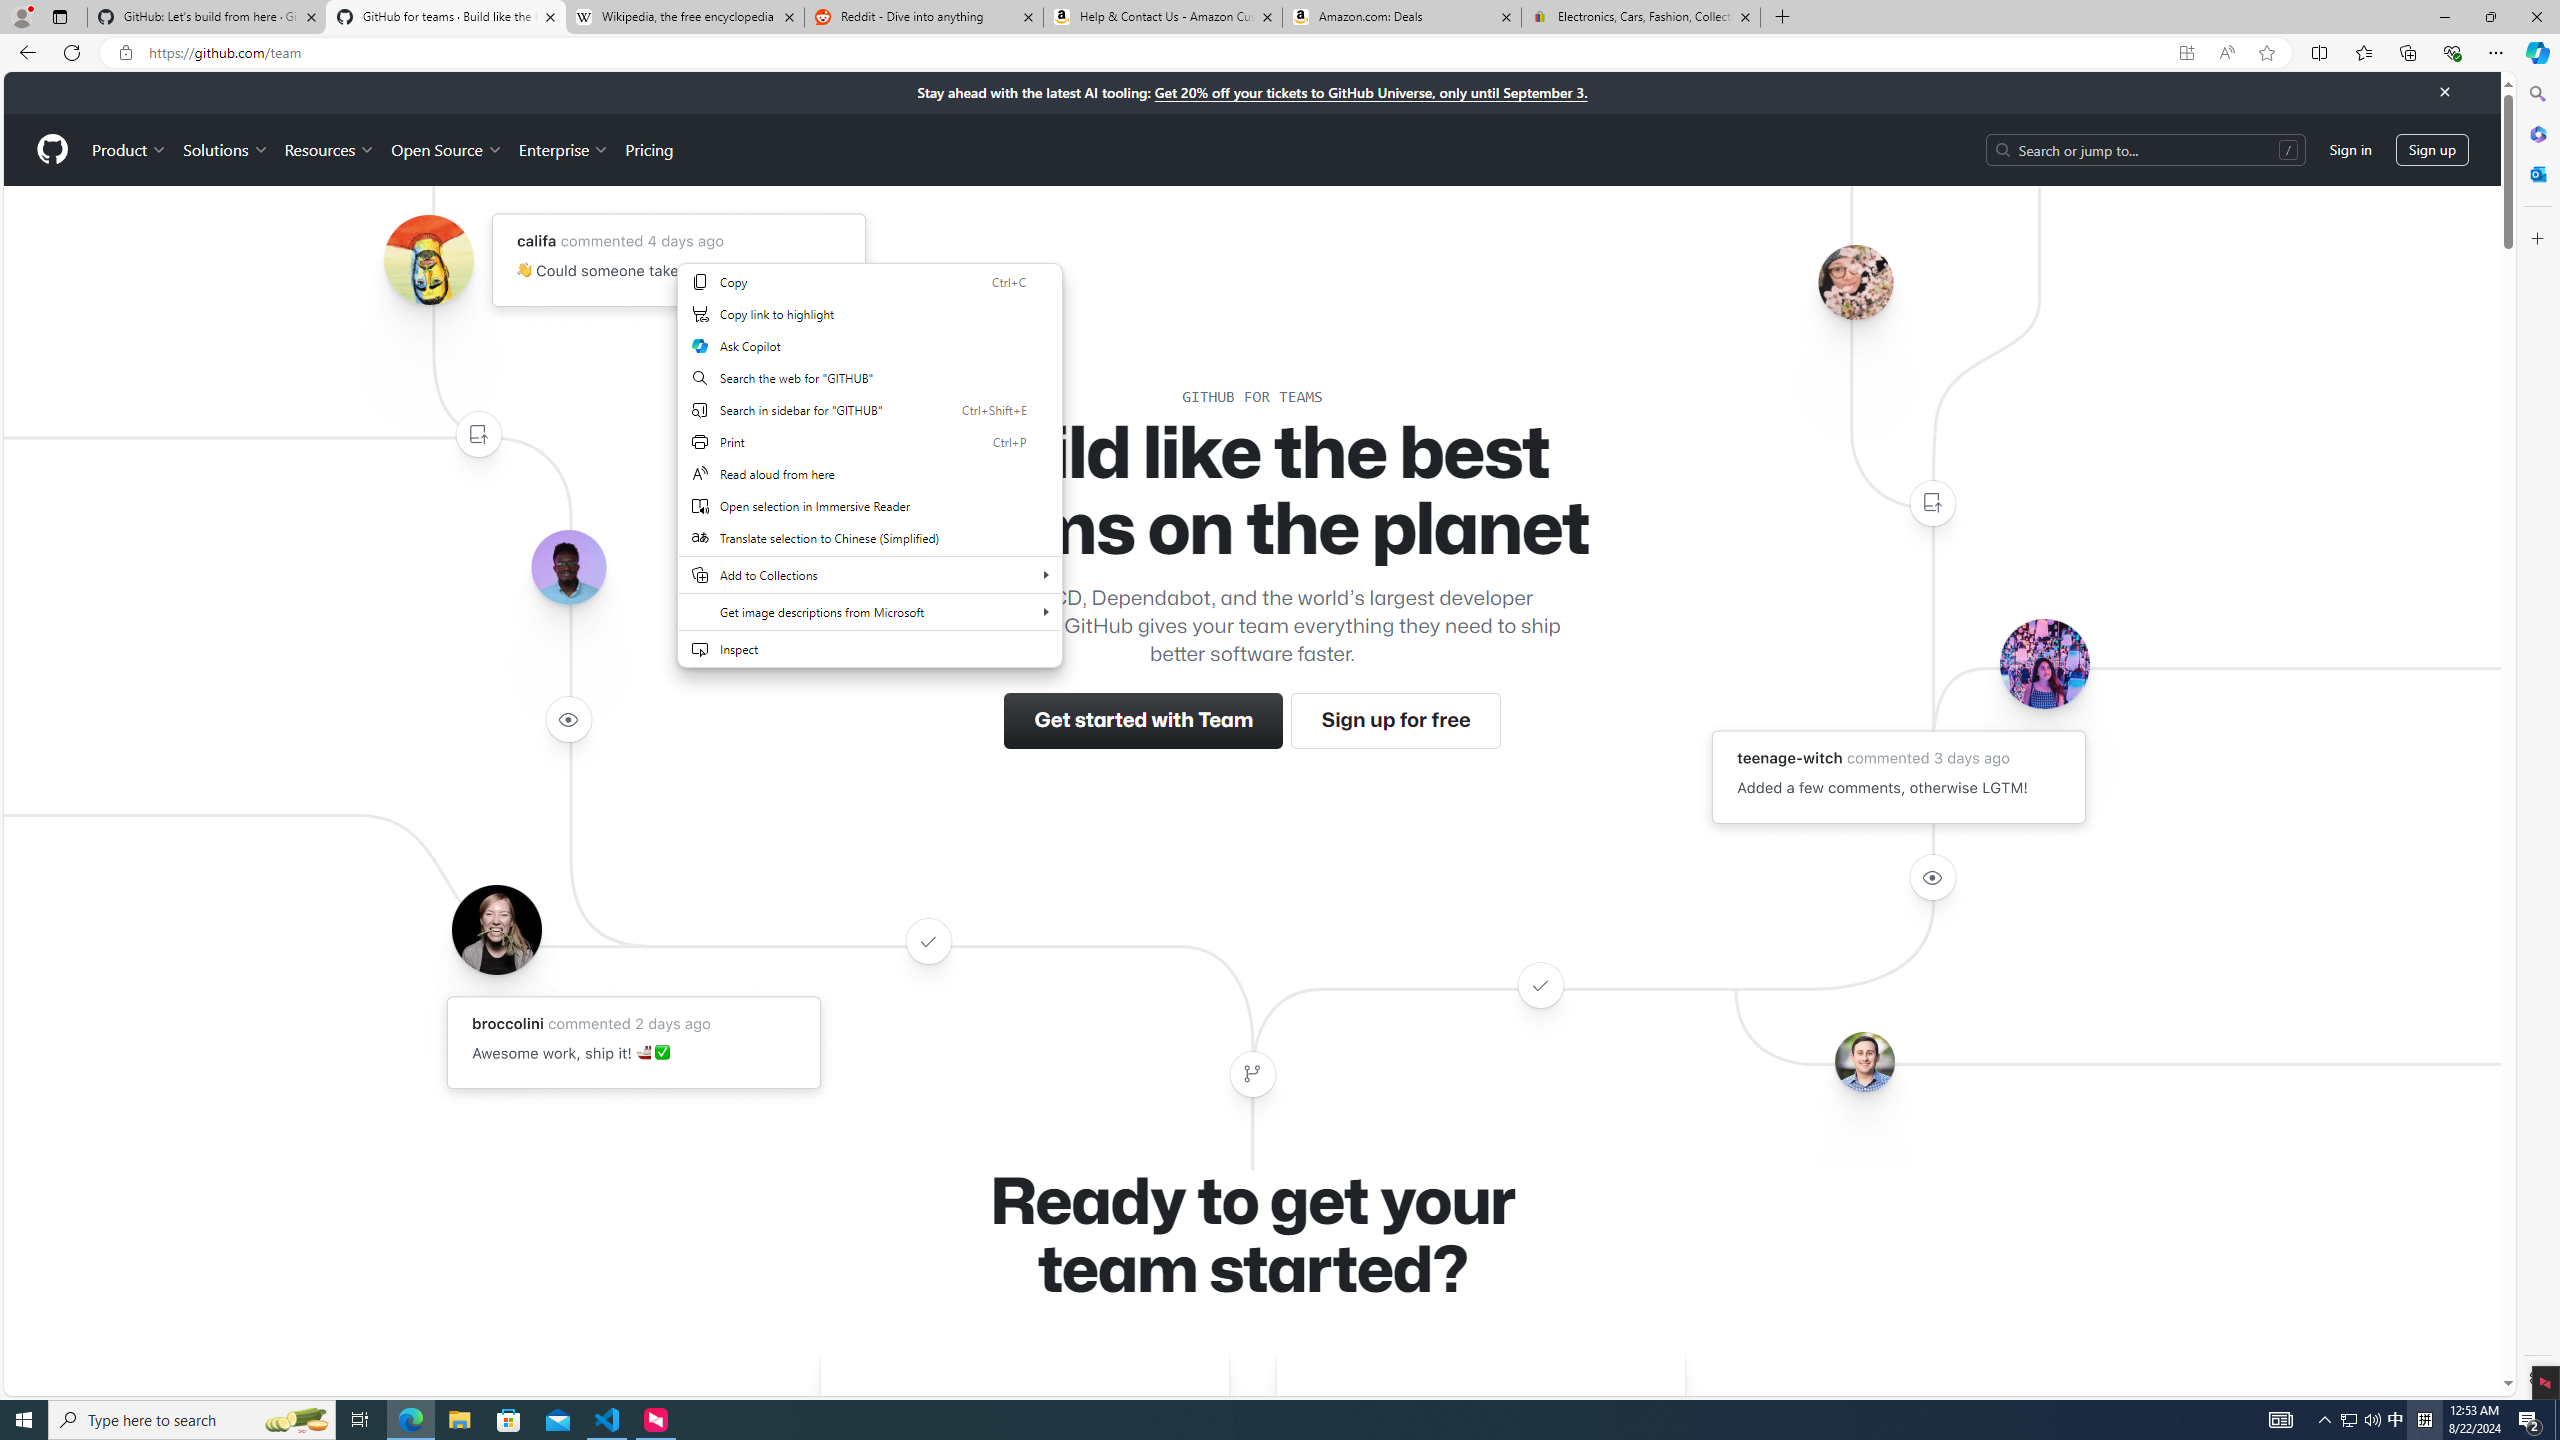  Describe the element at coordinates (330, 149) in the screenshot. I see `'Resources'` at that location.